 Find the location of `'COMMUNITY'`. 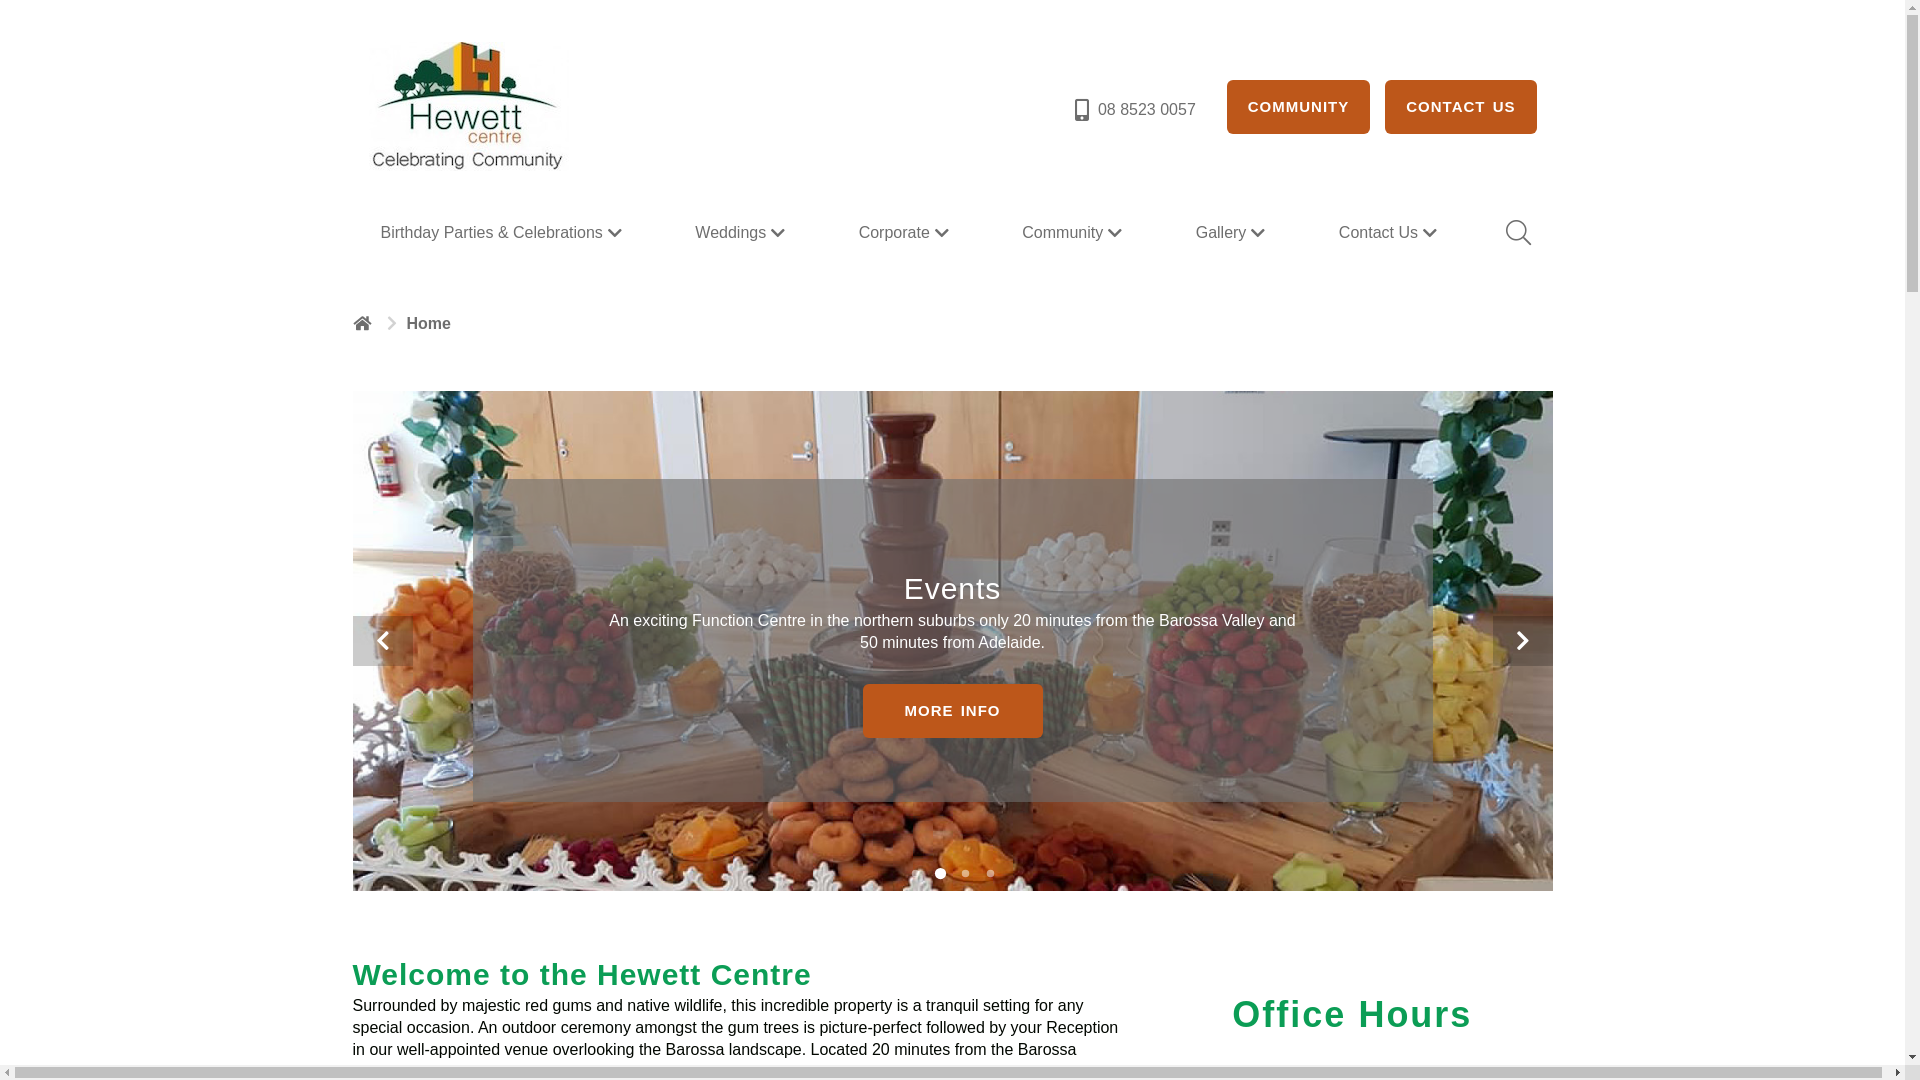

'COMMUNITY' is located at coordinates (1226, 107).